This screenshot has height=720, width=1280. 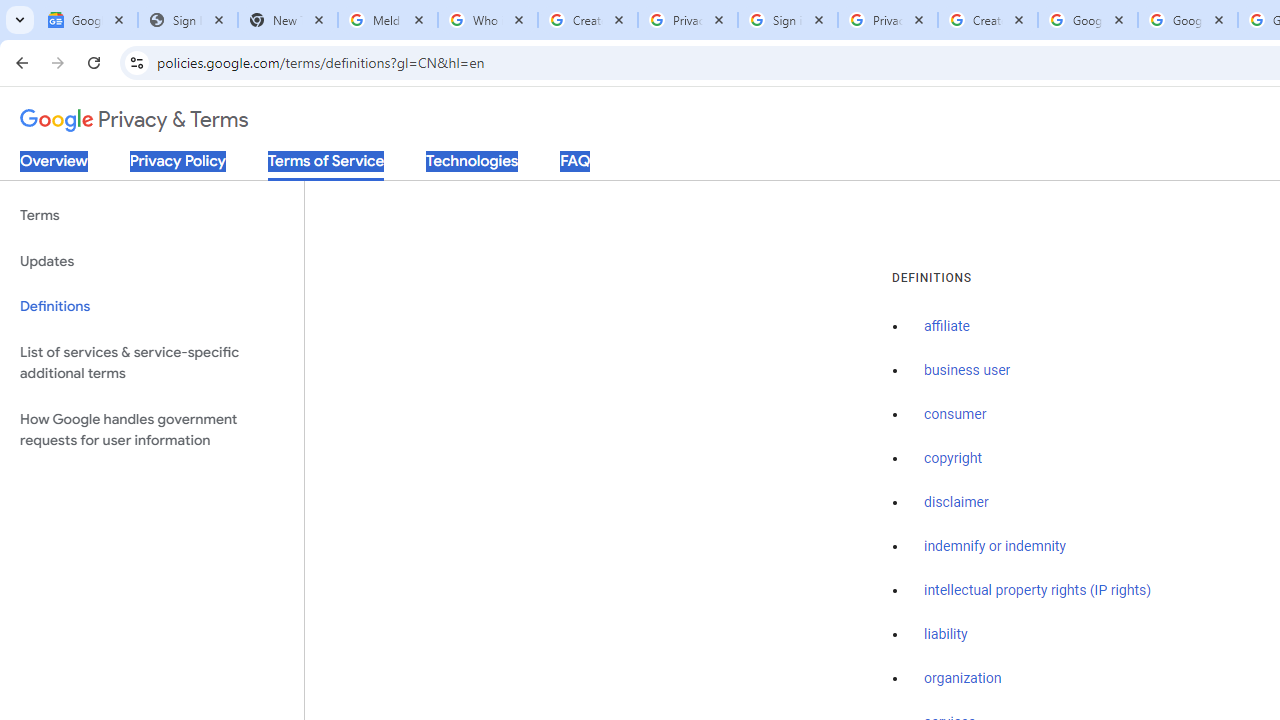 I want to click on 'Sign in - Google Accounts', so click(x=787, y=20).